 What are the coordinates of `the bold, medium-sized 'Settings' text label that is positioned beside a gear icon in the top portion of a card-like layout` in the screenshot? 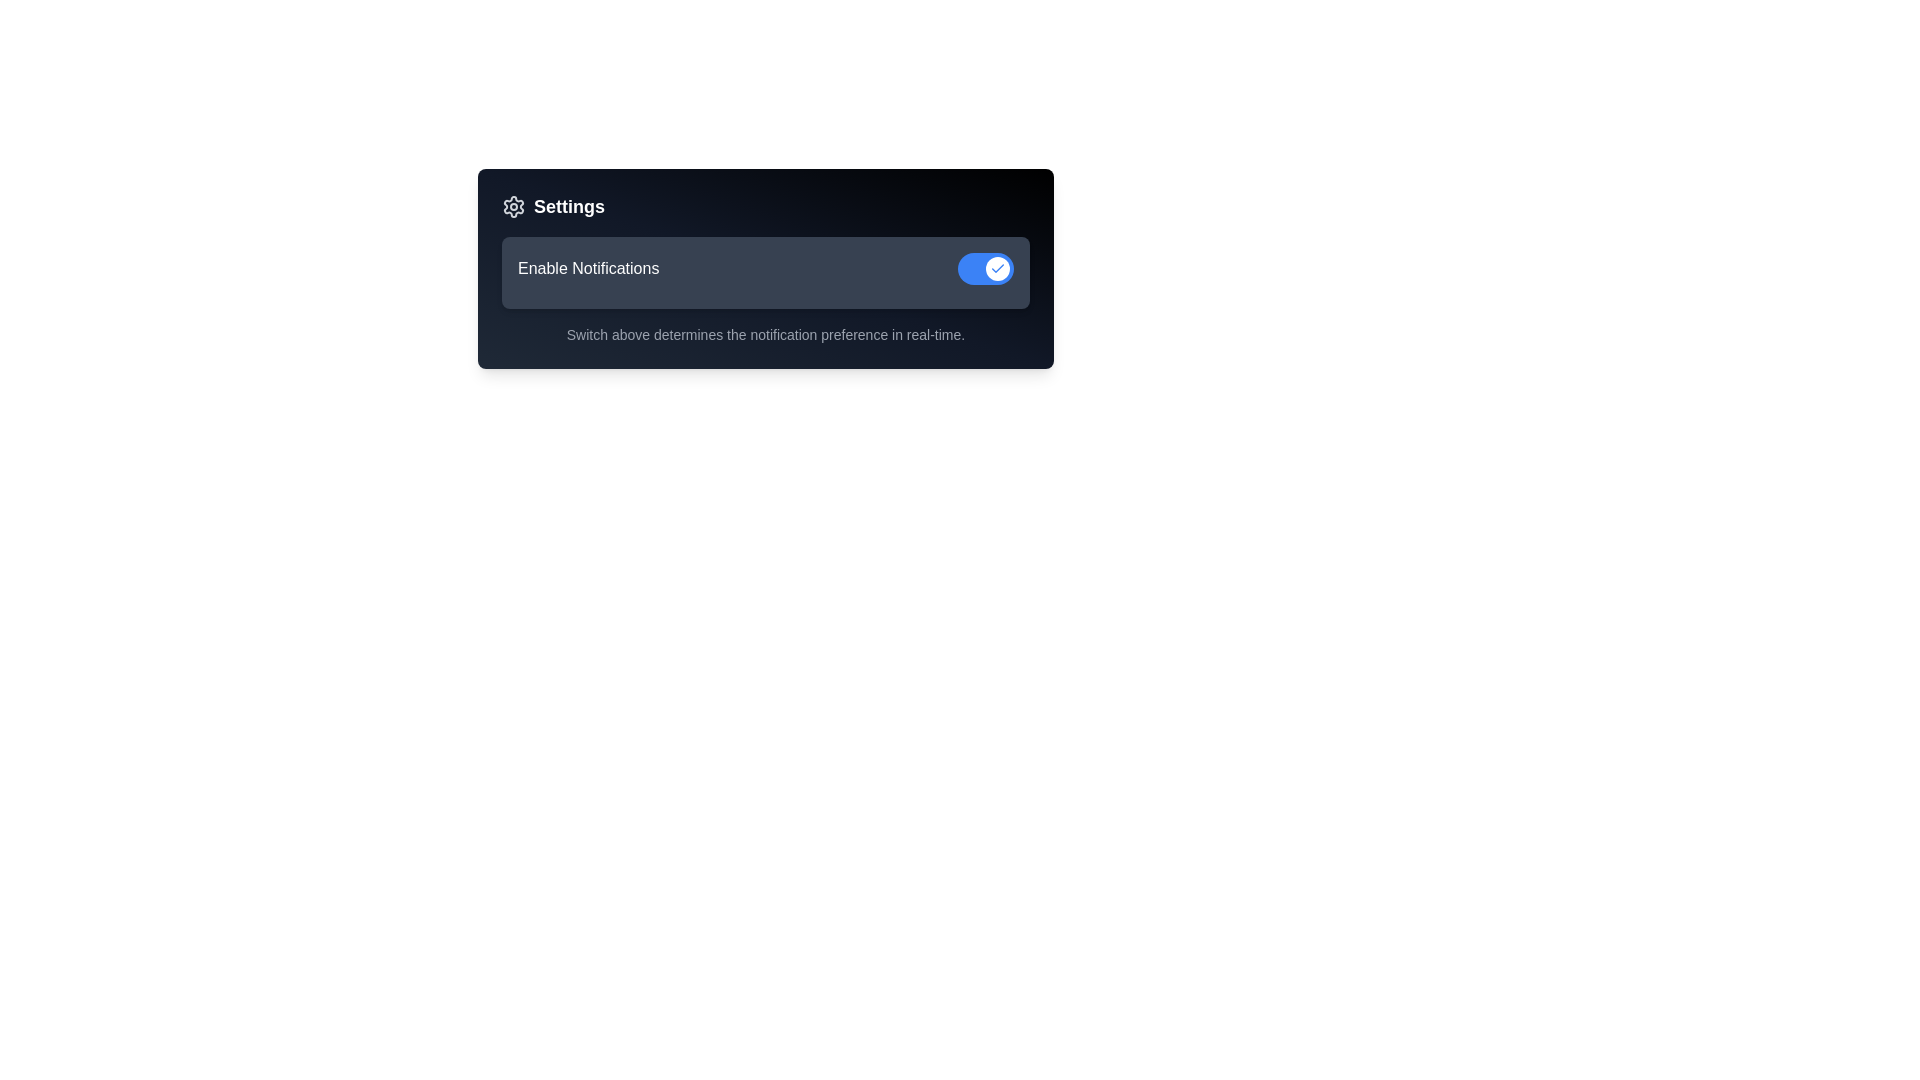 It's located at (568, 207).